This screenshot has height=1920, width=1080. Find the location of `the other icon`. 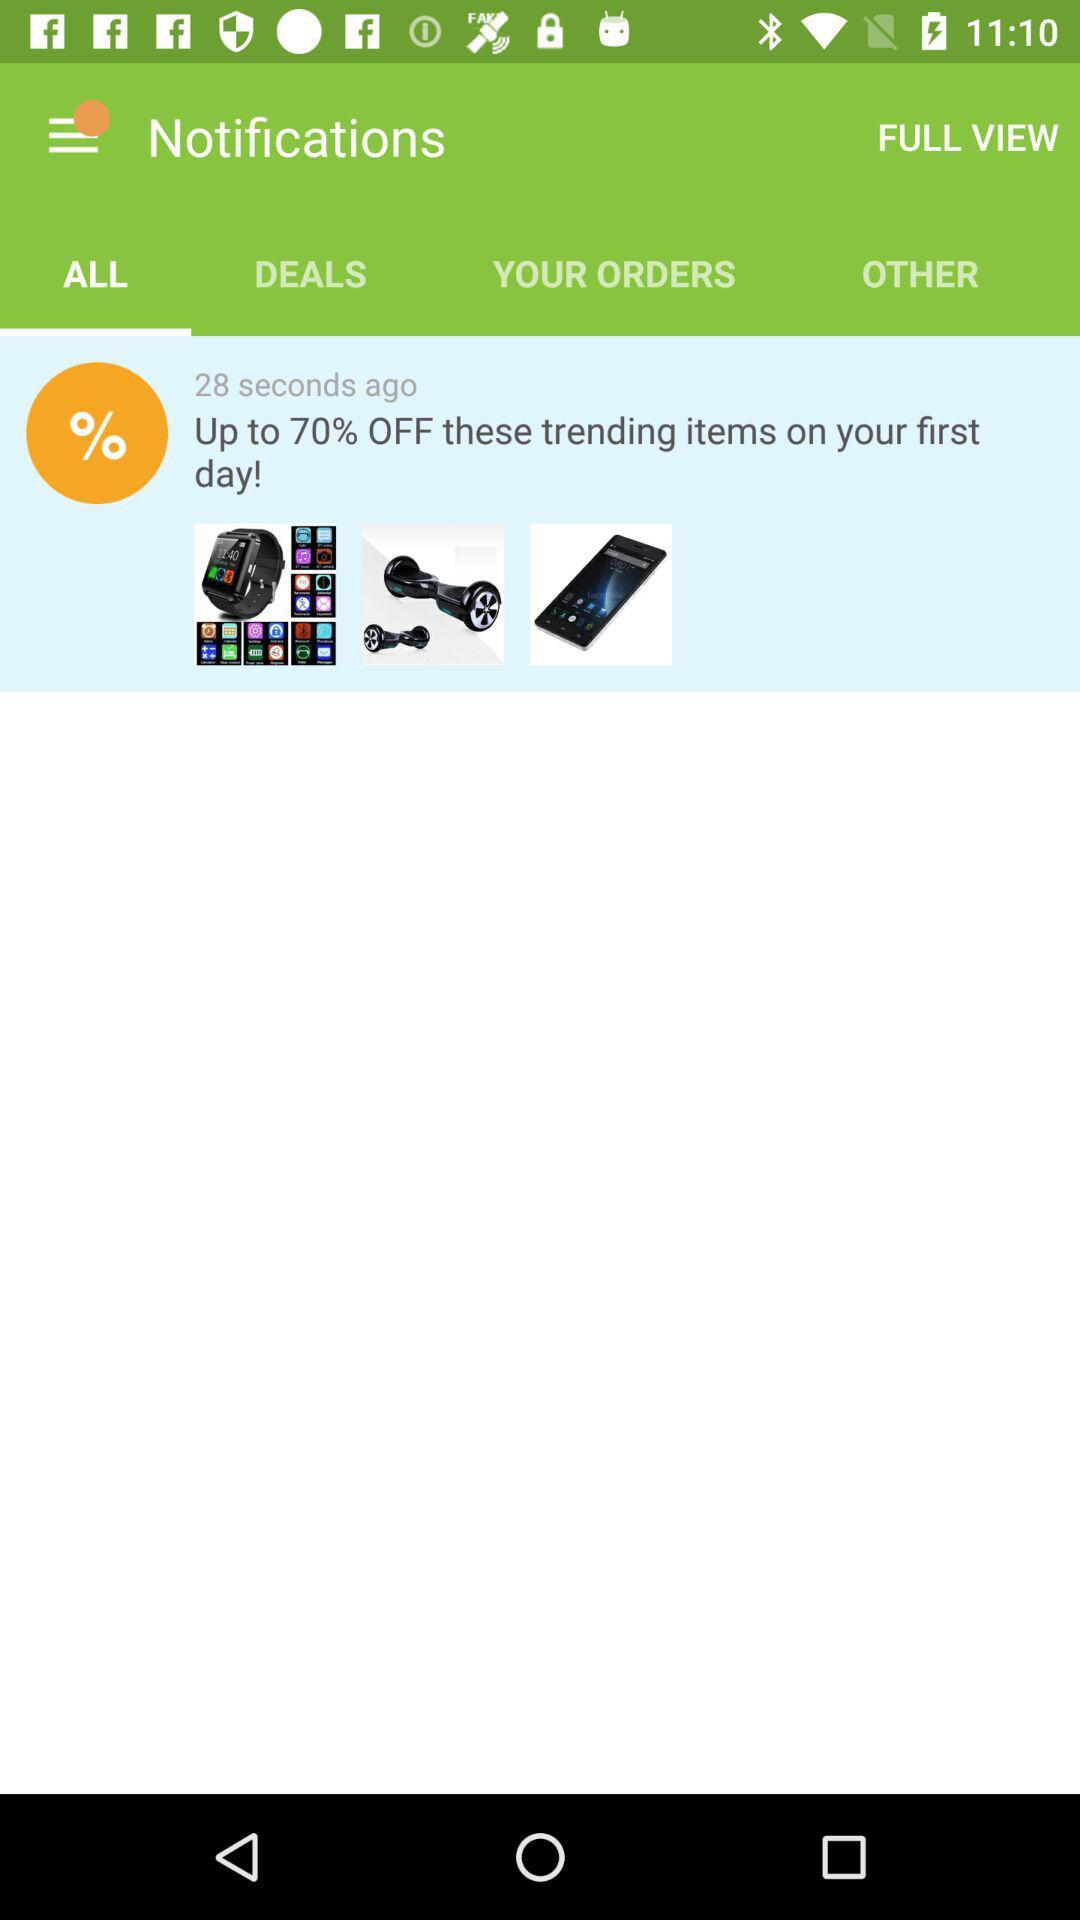

the other icon is located at coordinates (920, 272).